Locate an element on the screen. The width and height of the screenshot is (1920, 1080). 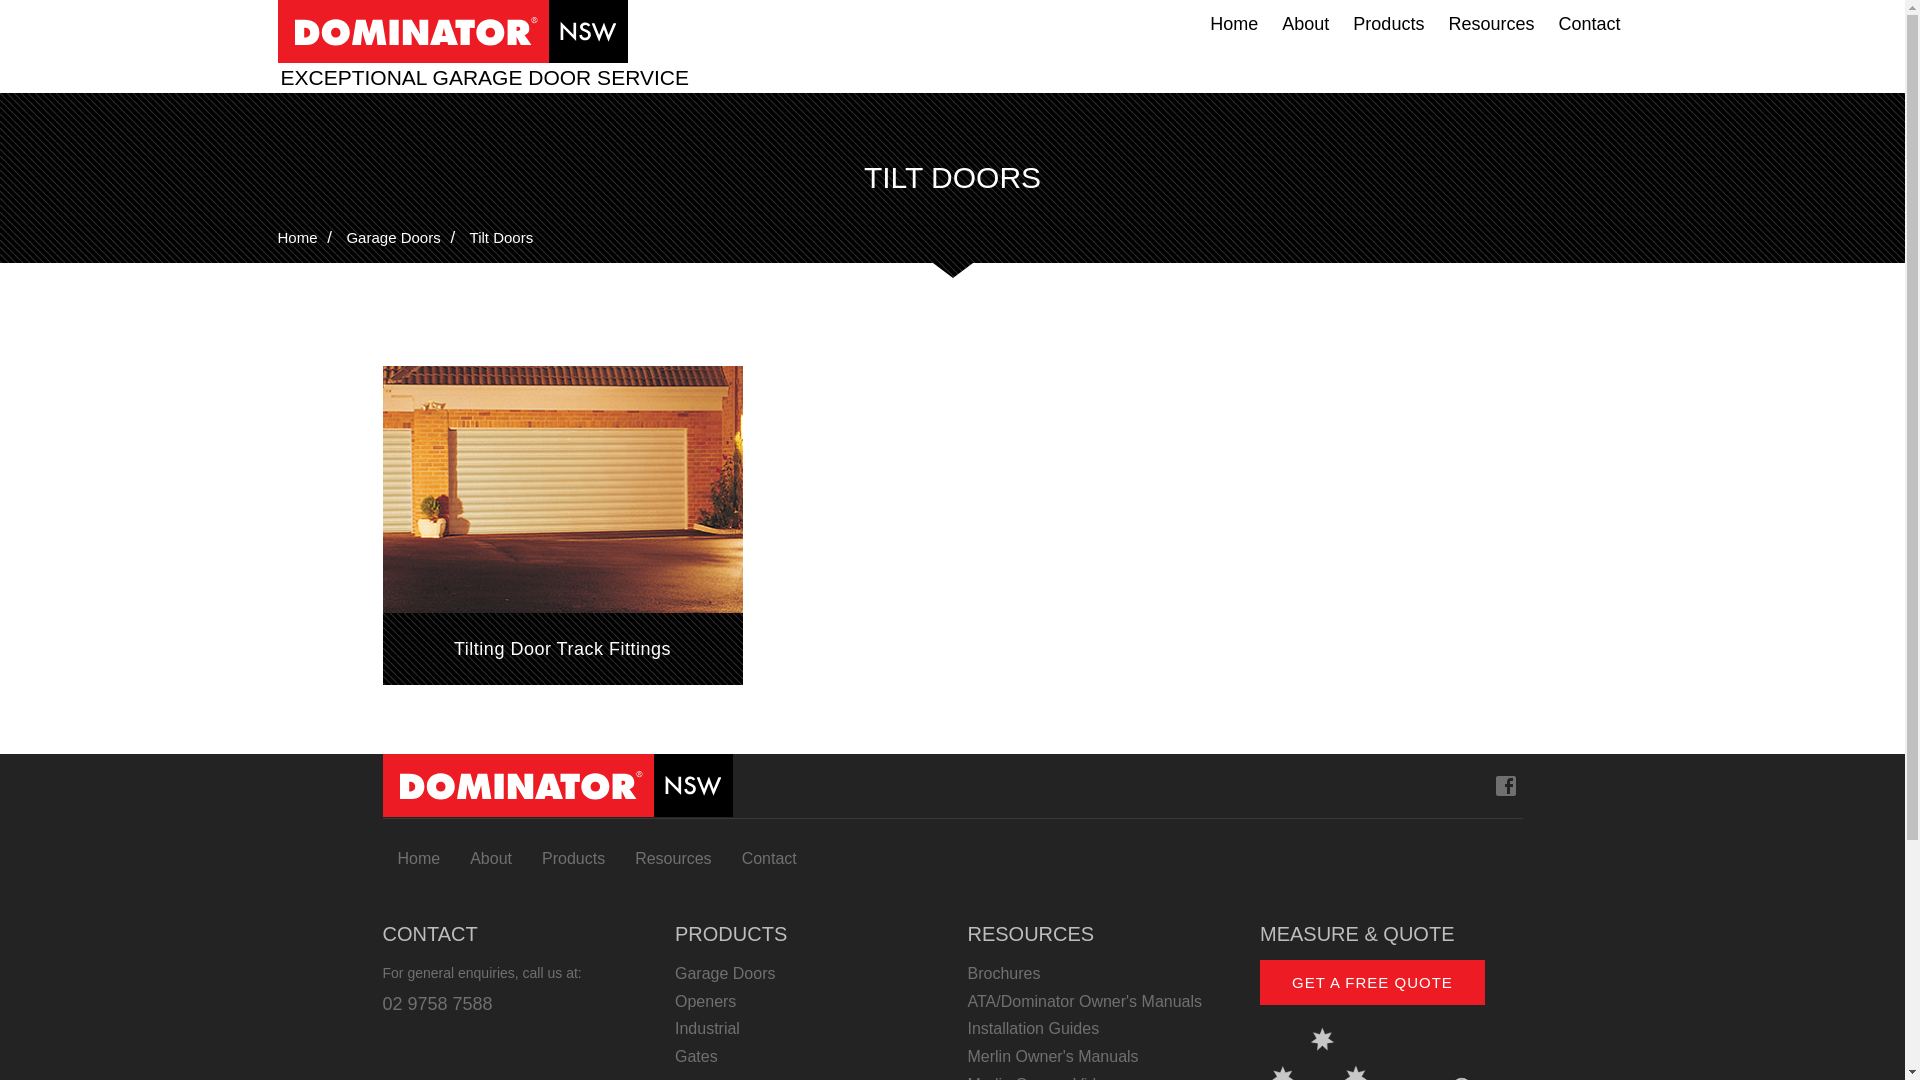
'Contact' is located at coordinates (1544, 23).